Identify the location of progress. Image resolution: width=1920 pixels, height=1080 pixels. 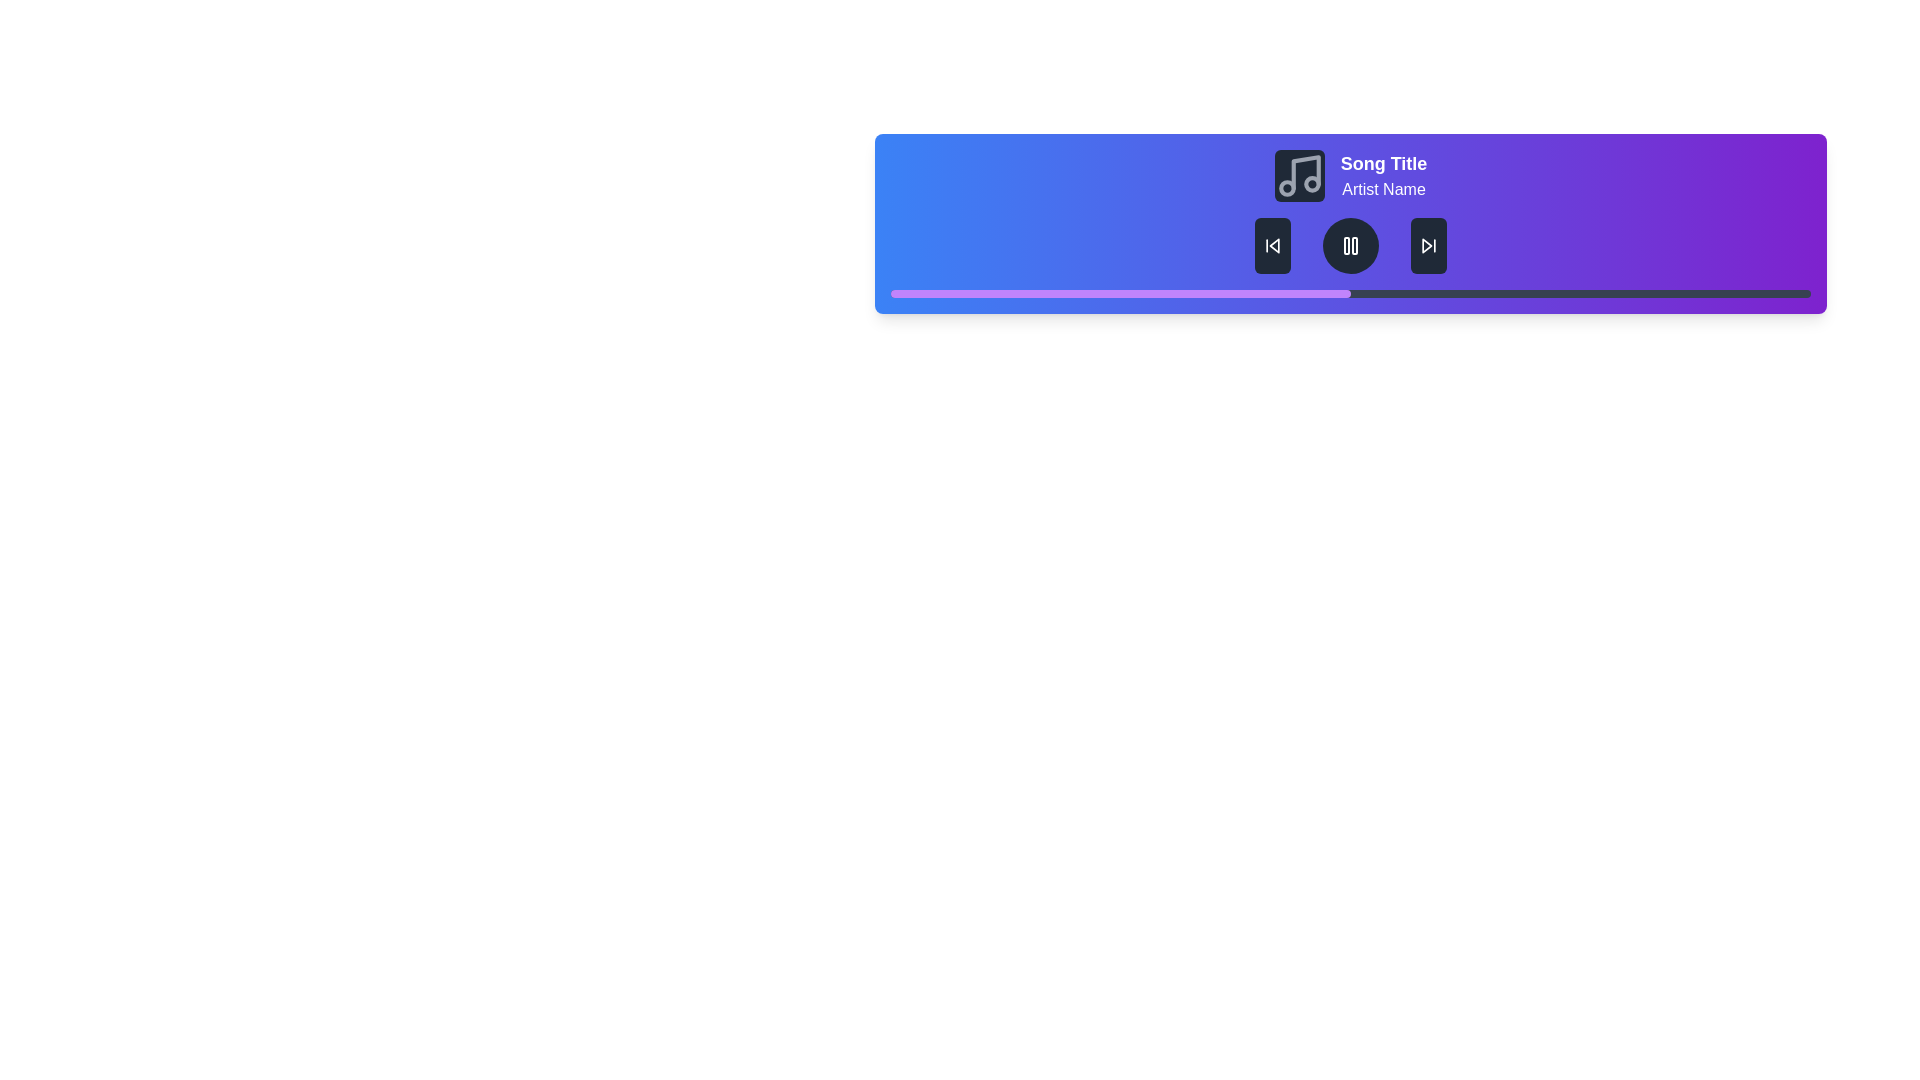
(1239, 293).